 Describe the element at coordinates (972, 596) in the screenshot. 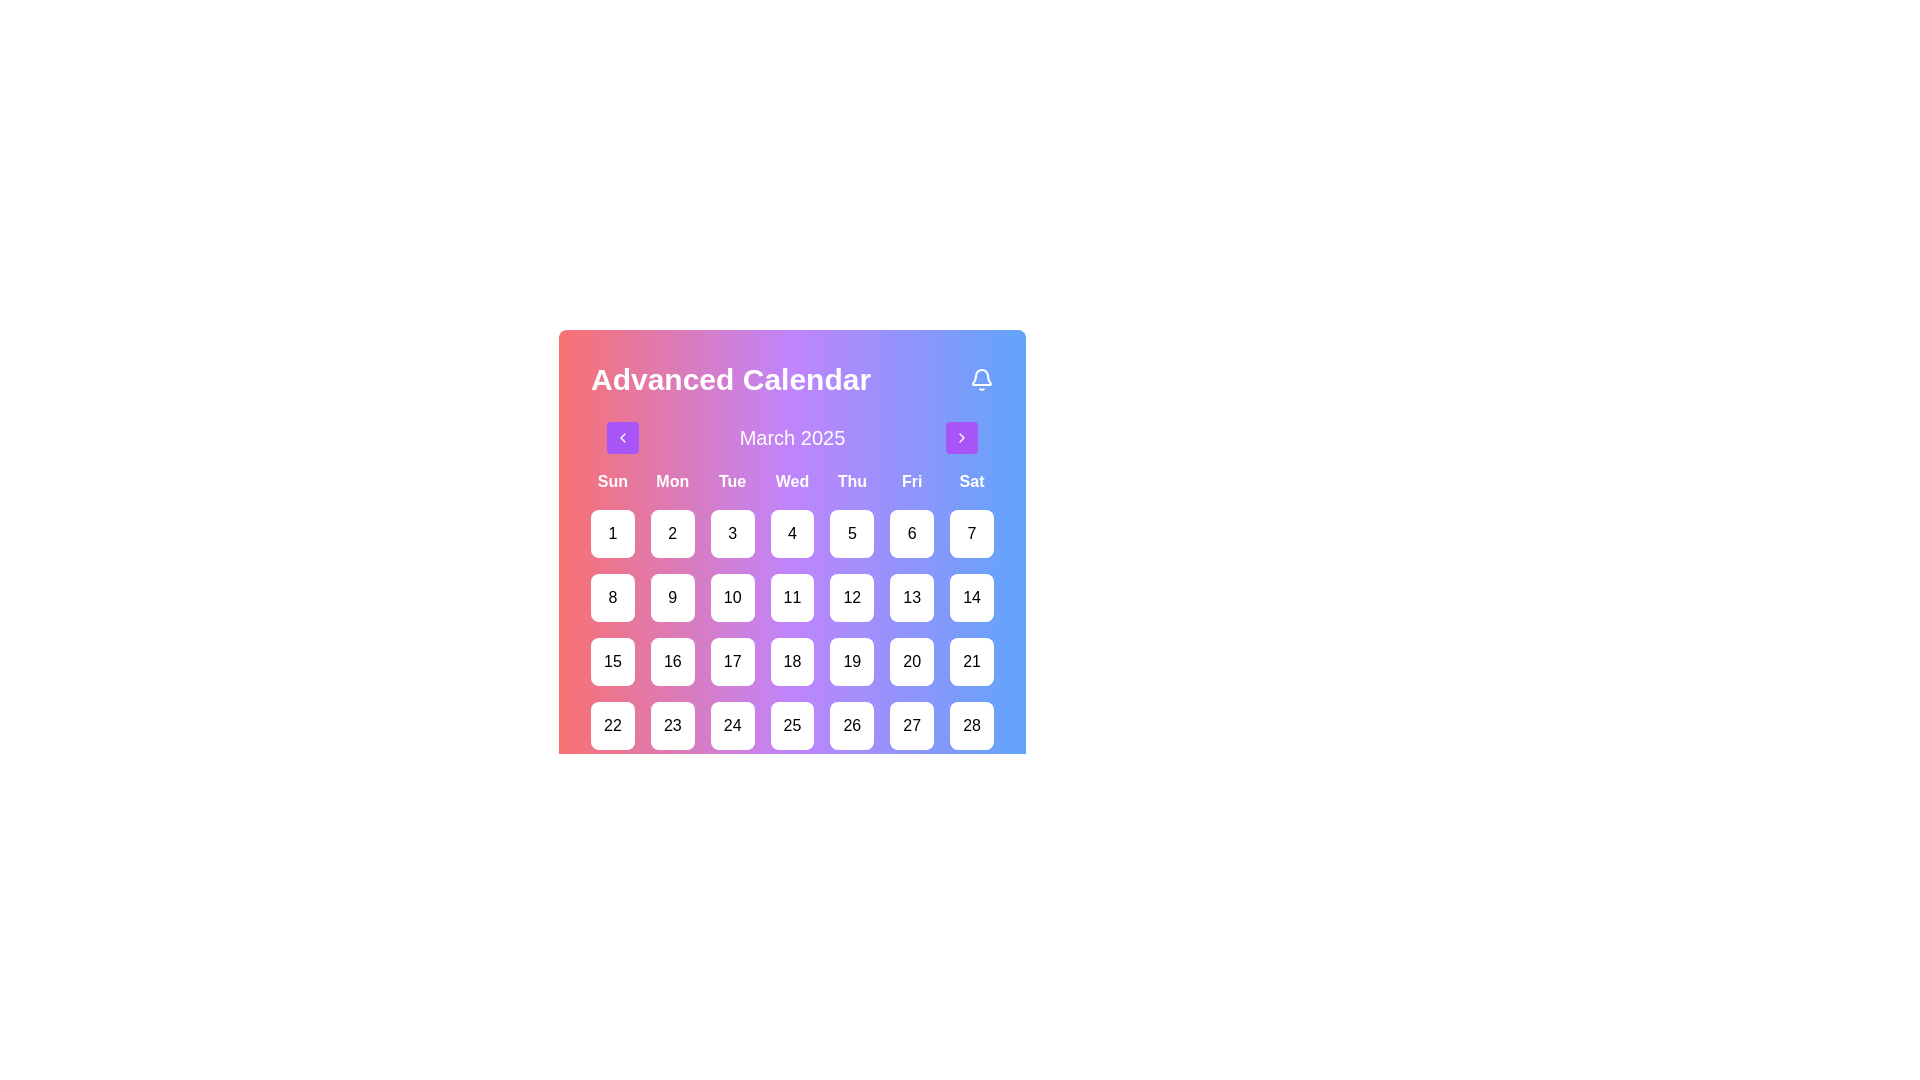

I see `the button representing the 14th day in the calendar grid` at that location.